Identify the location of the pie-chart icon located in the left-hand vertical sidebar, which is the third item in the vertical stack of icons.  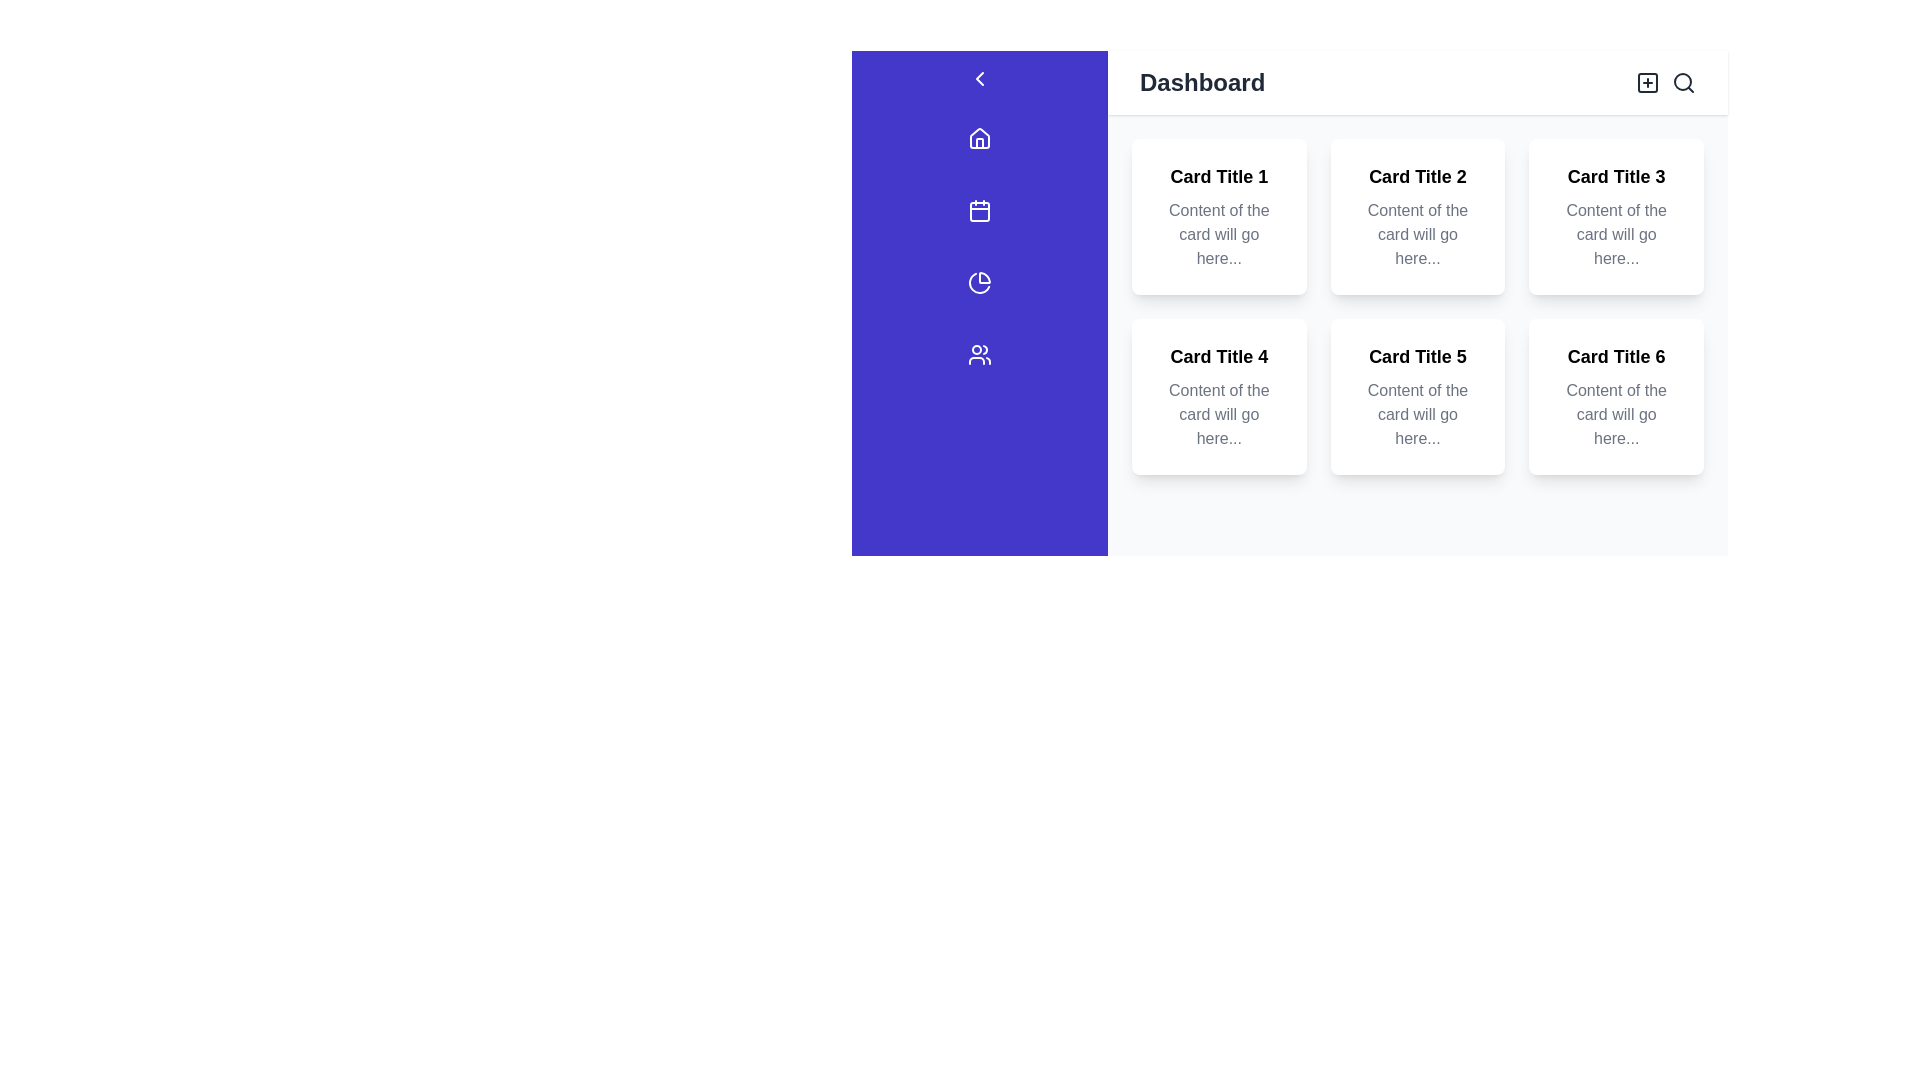
(984, 277).